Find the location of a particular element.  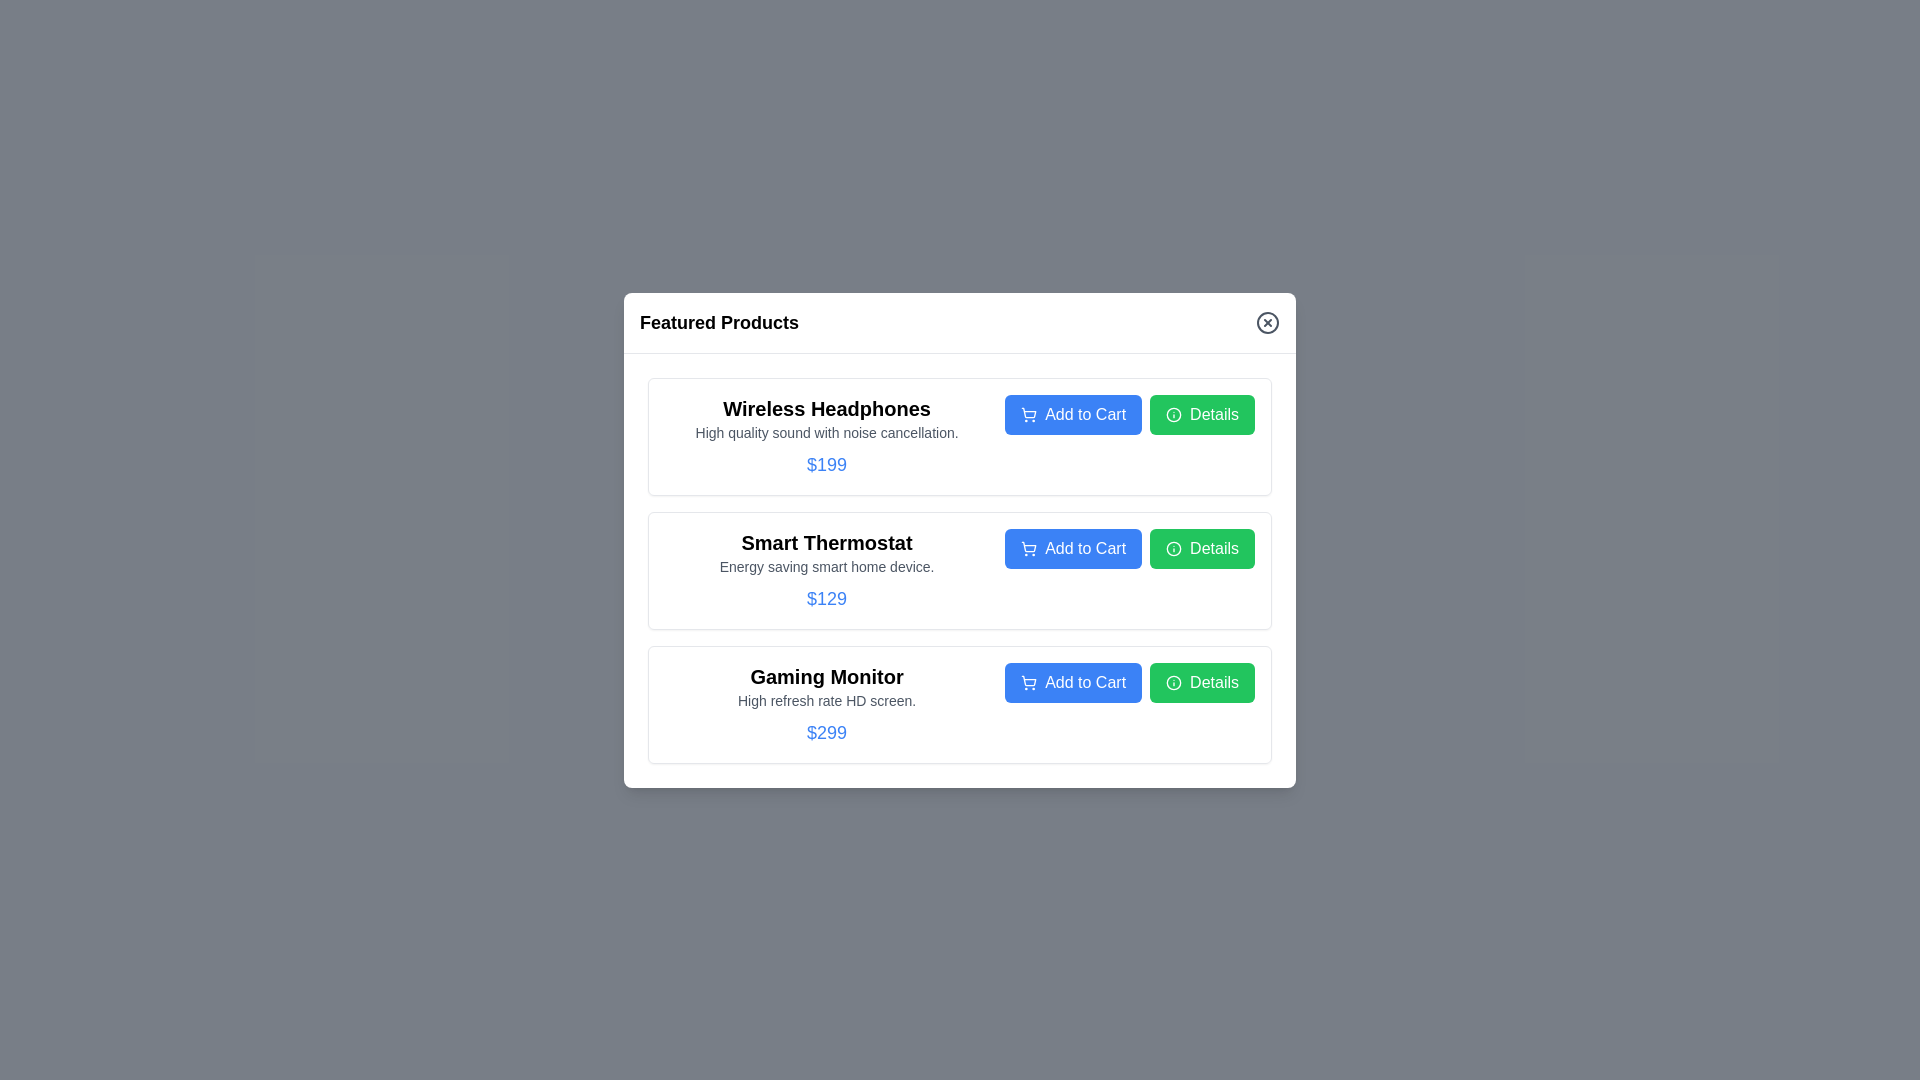

'Add to Cart' button for the product Wireless Headphones is located at coordinates (1072, 413).